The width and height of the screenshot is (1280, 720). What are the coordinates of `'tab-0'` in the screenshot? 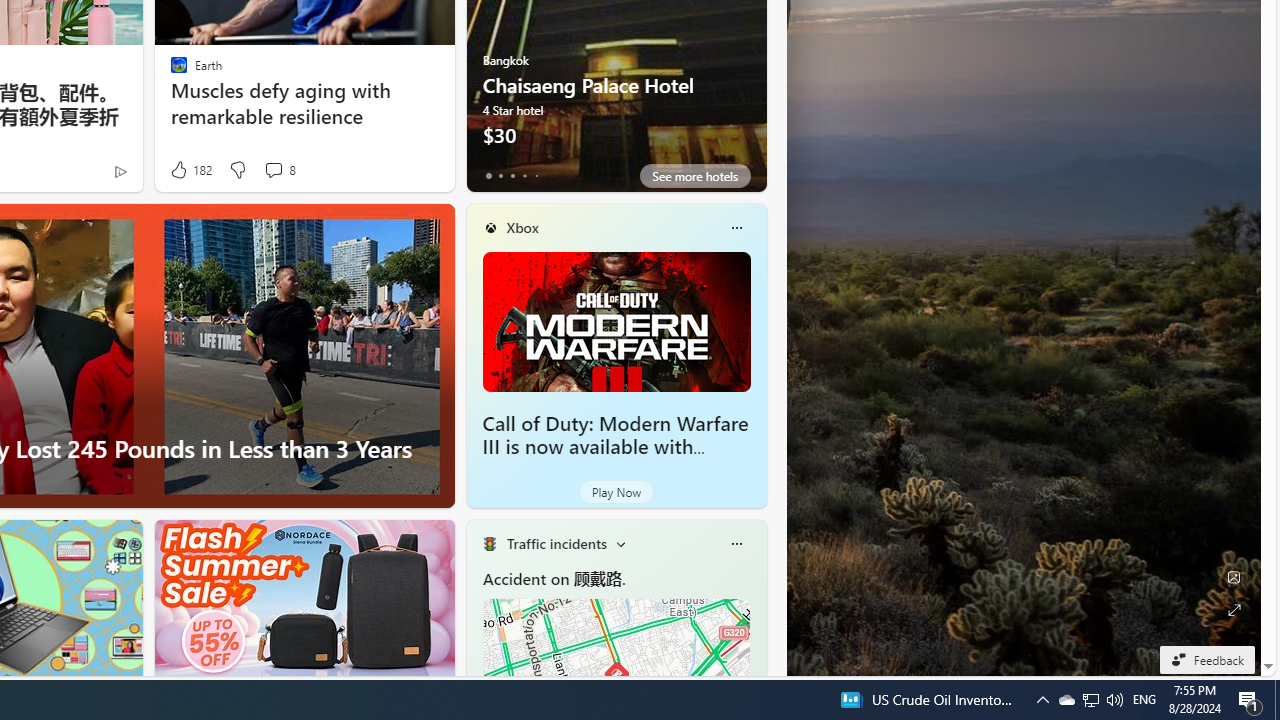 It's located at (488, 175).